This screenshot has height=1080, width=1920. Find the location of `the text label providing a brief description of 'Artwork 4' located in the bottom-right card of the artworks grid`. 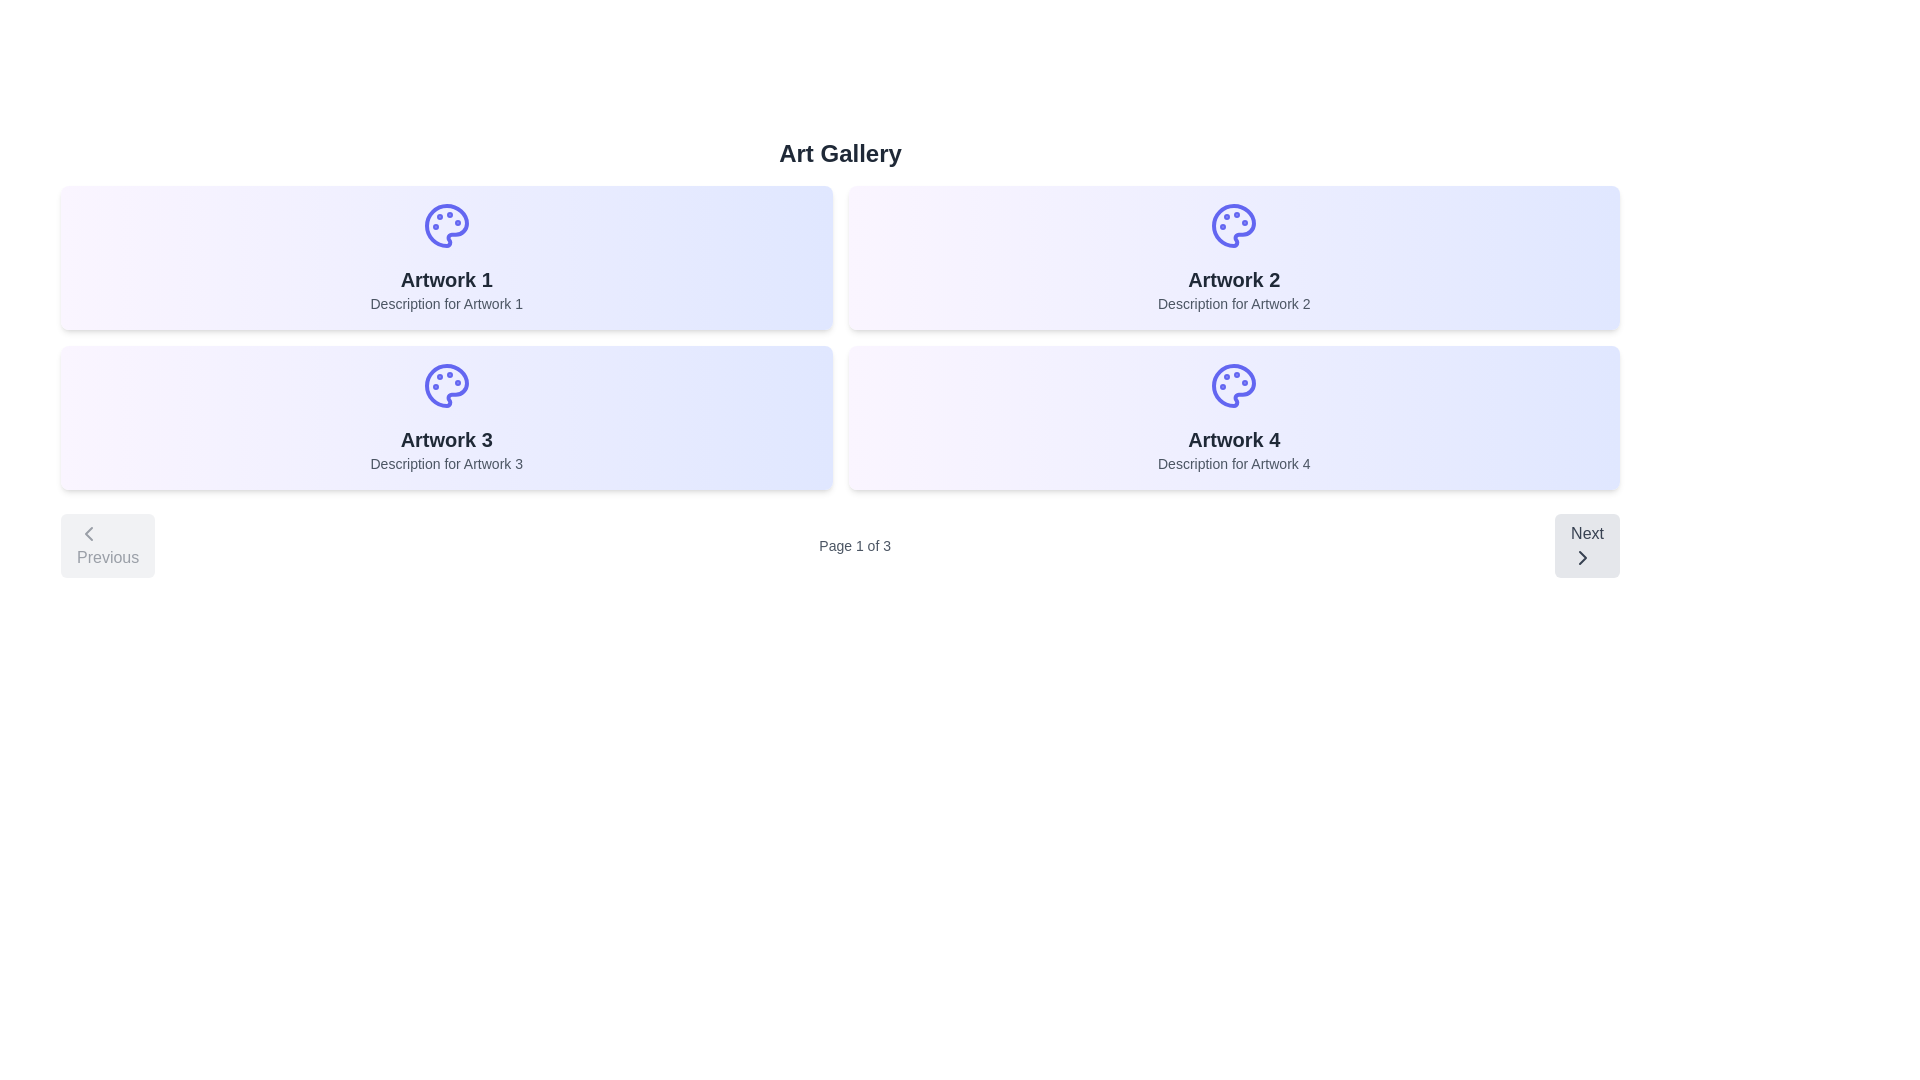

the text label providing a brief description of 'Artwork 4' located in the bottom-right card of the artworks grid is located at coordinates (1233, 463).